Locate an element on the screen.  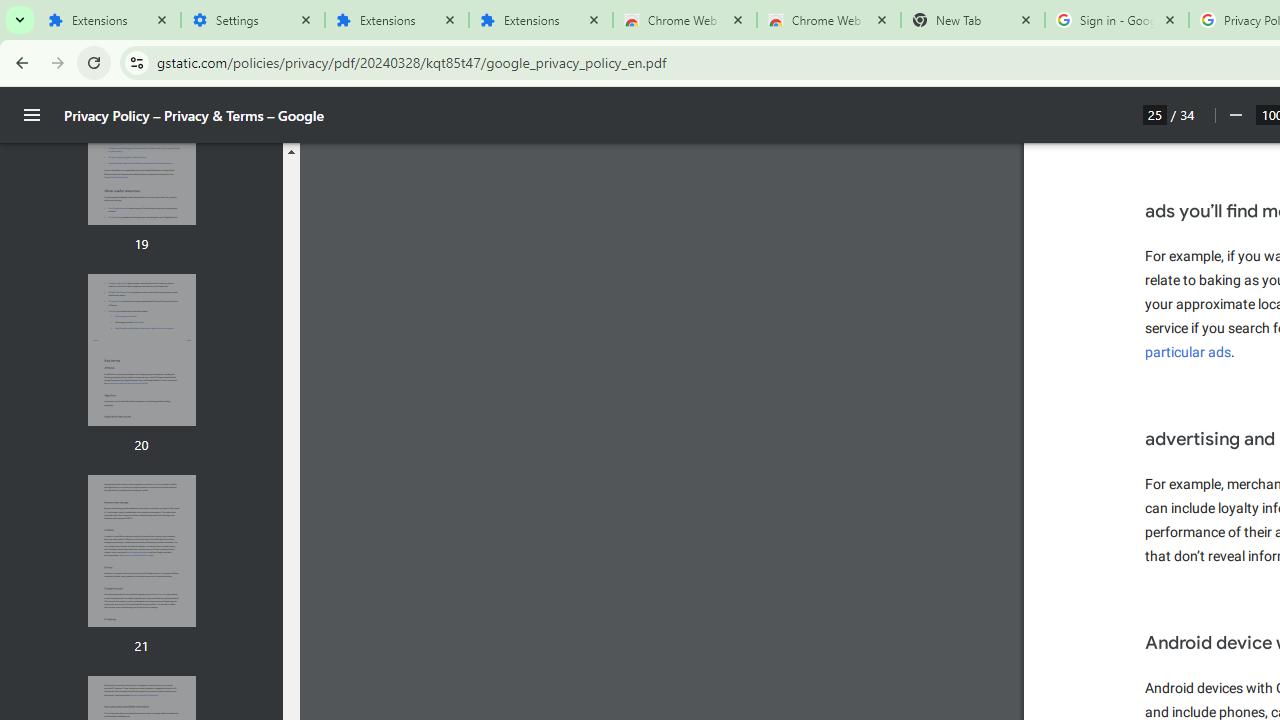
'Thumbnail for page 21' is located at coordinates (140, 551).